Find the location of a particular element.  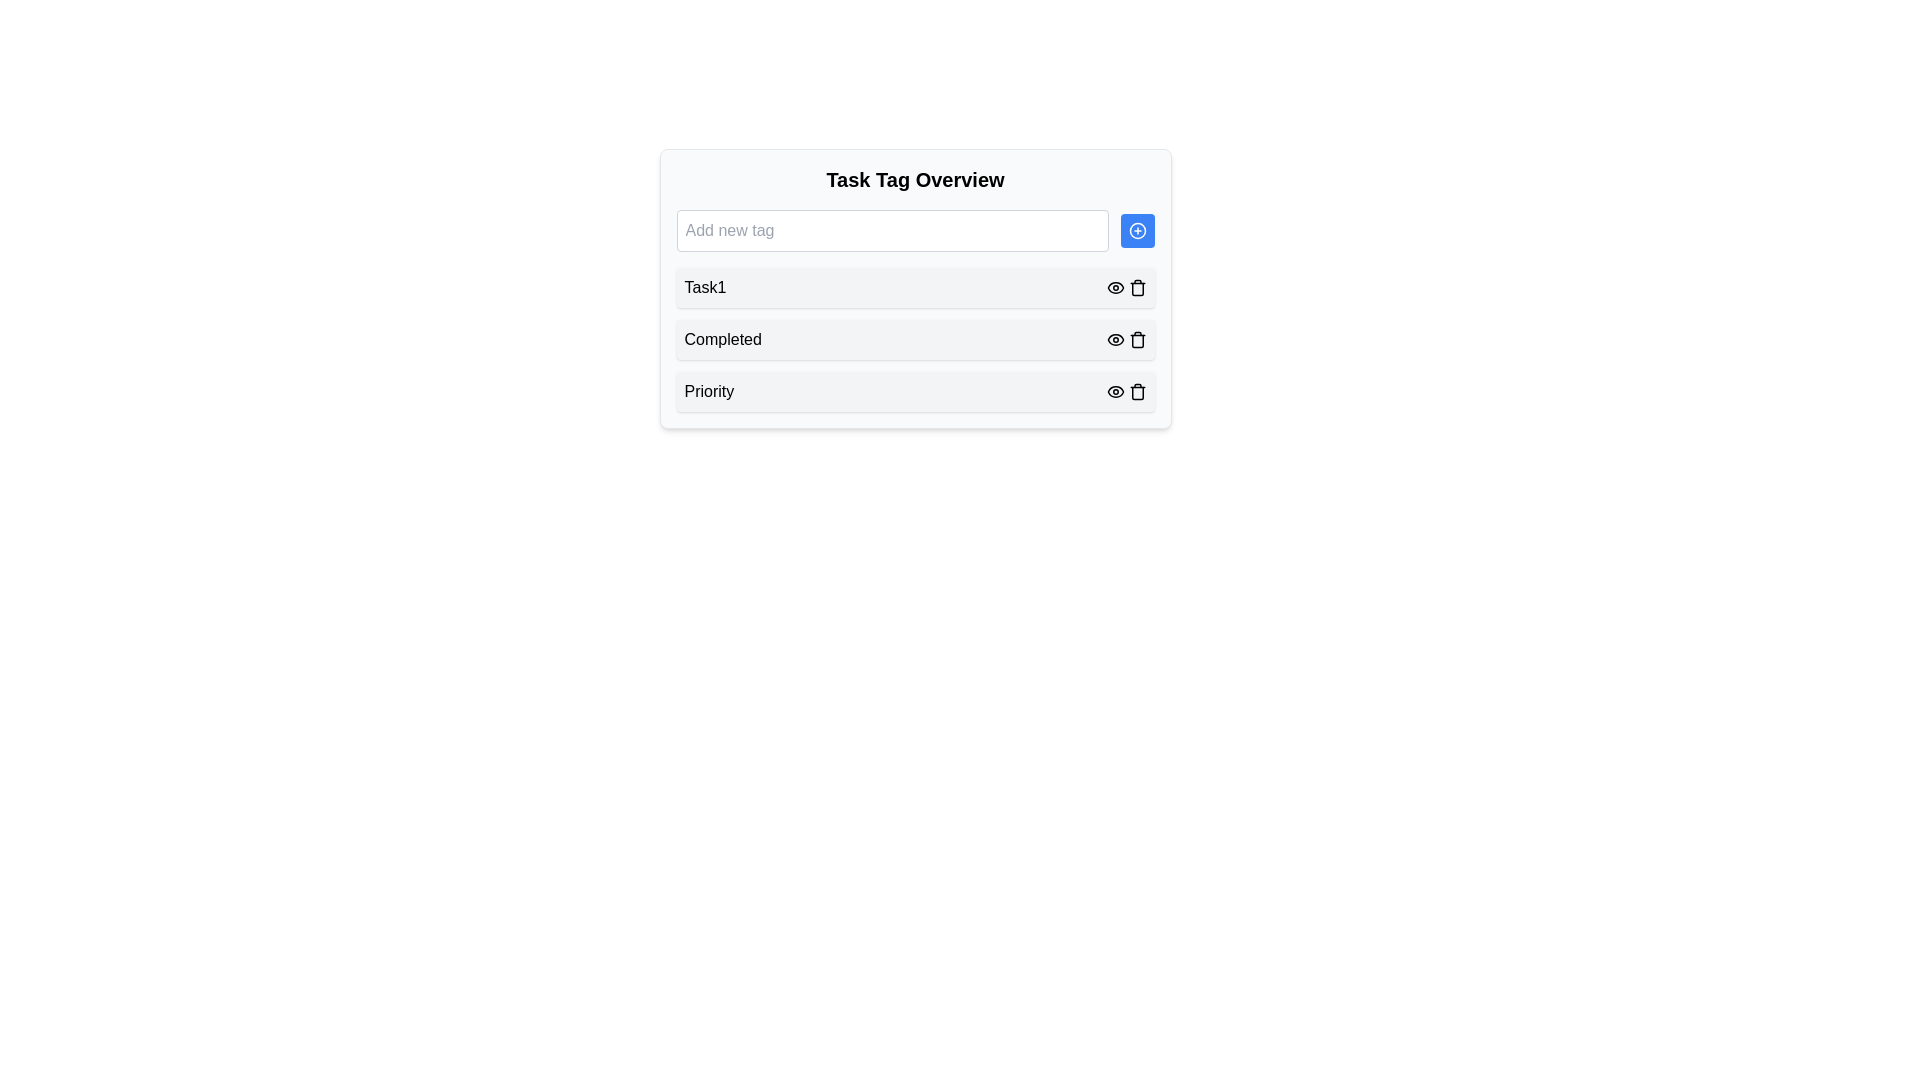

the blue button with a circular icon containing a plus sign for adding a new tag in the 'Task Tag Overview' interface for keyboard accessibility is located at coordinates (1137, 230).